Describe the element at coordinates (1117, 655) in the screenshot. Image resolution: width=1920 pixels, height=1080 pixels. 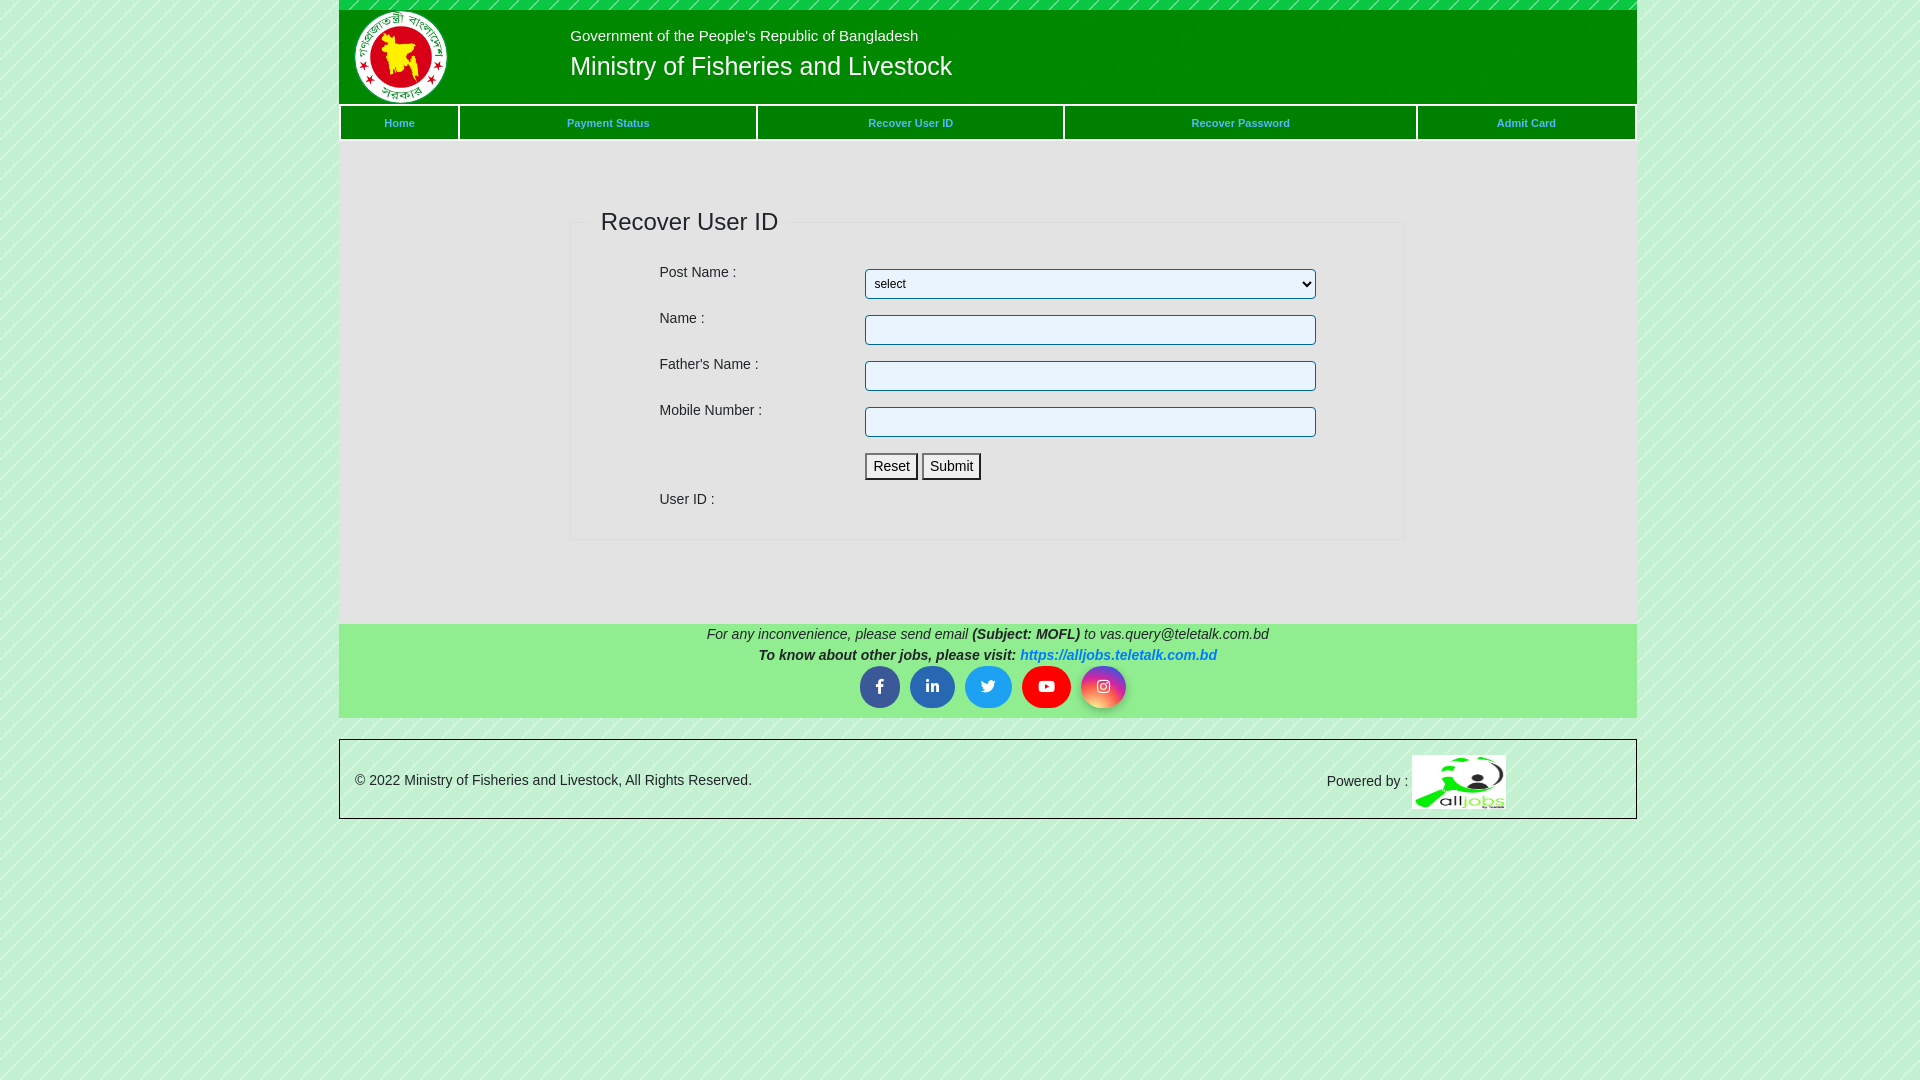
I see `'https://alljobs.teletalk.com.bd'` at that location.